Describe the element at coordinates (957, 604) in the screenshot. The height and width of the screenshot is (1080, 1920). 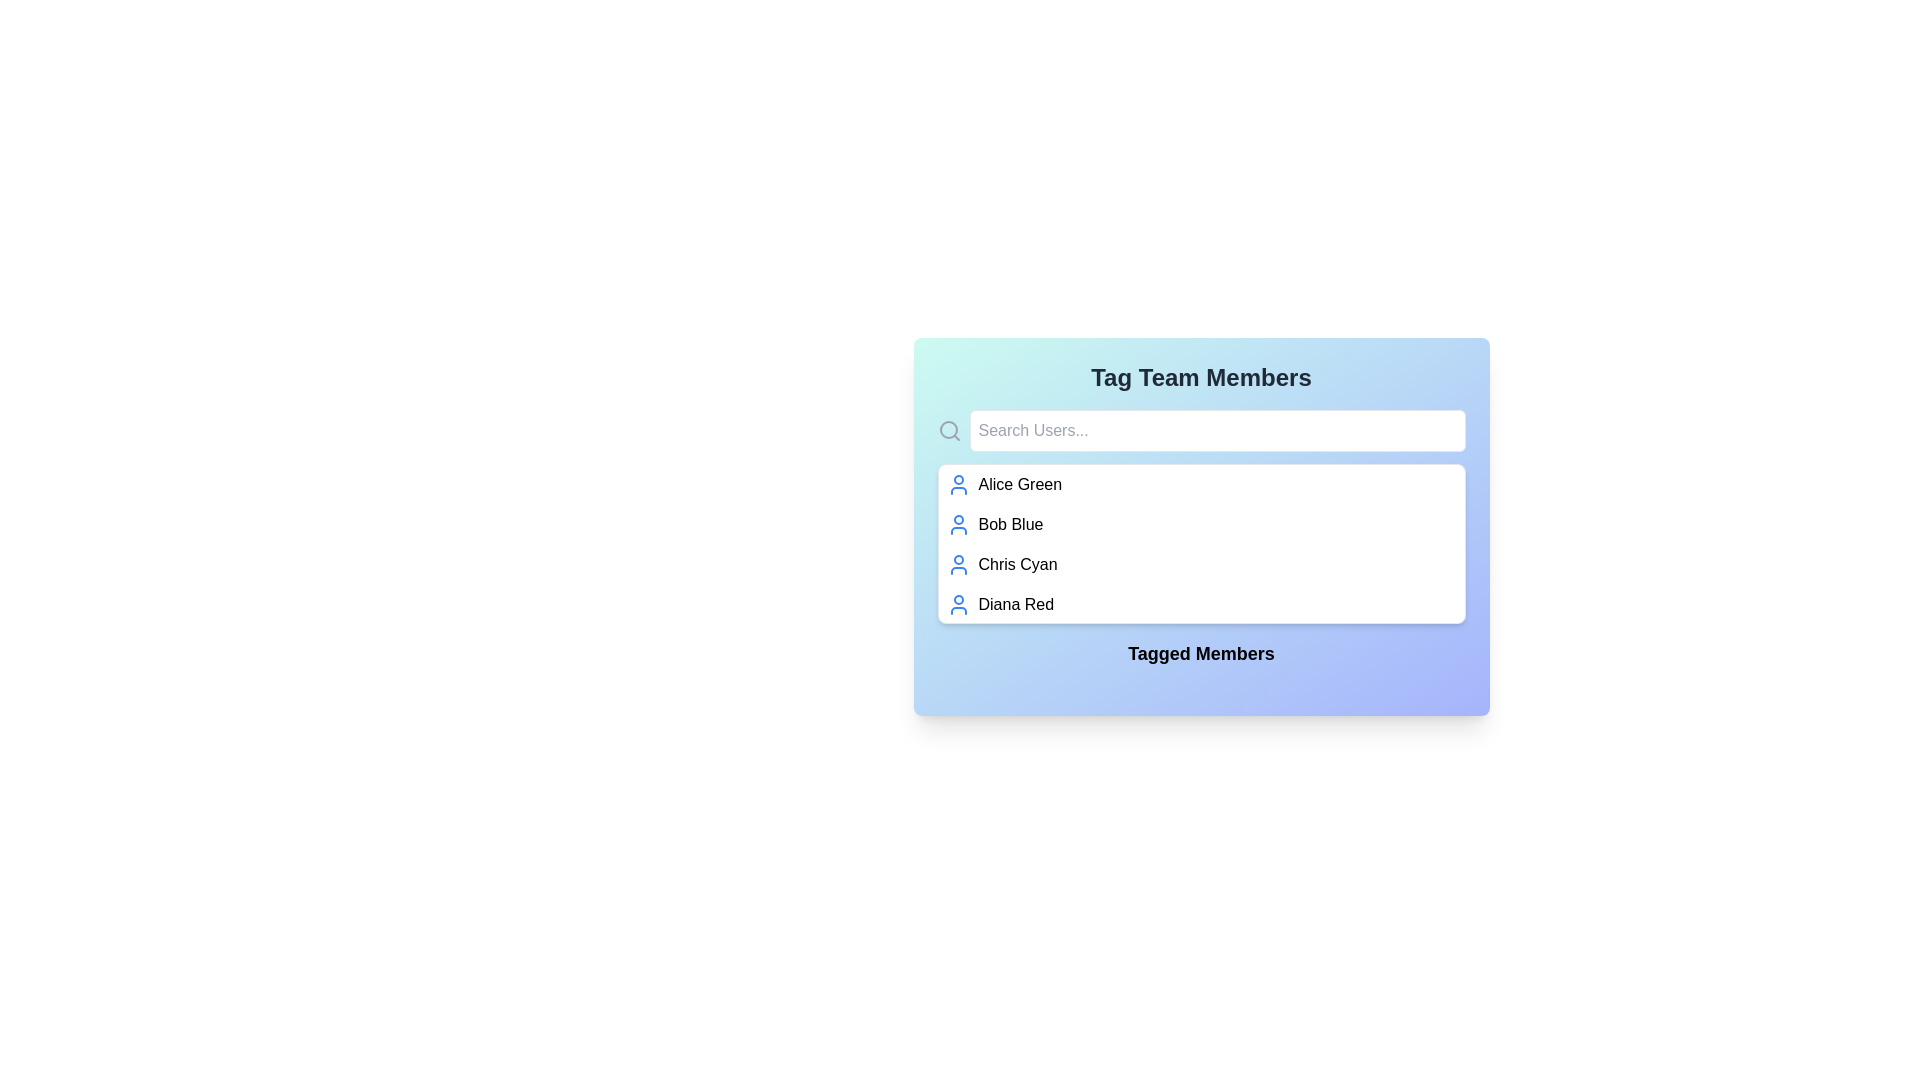
I see `the decorative user identification icon for 'Diana Red', which is the leftmost component in the user list row` at that location.